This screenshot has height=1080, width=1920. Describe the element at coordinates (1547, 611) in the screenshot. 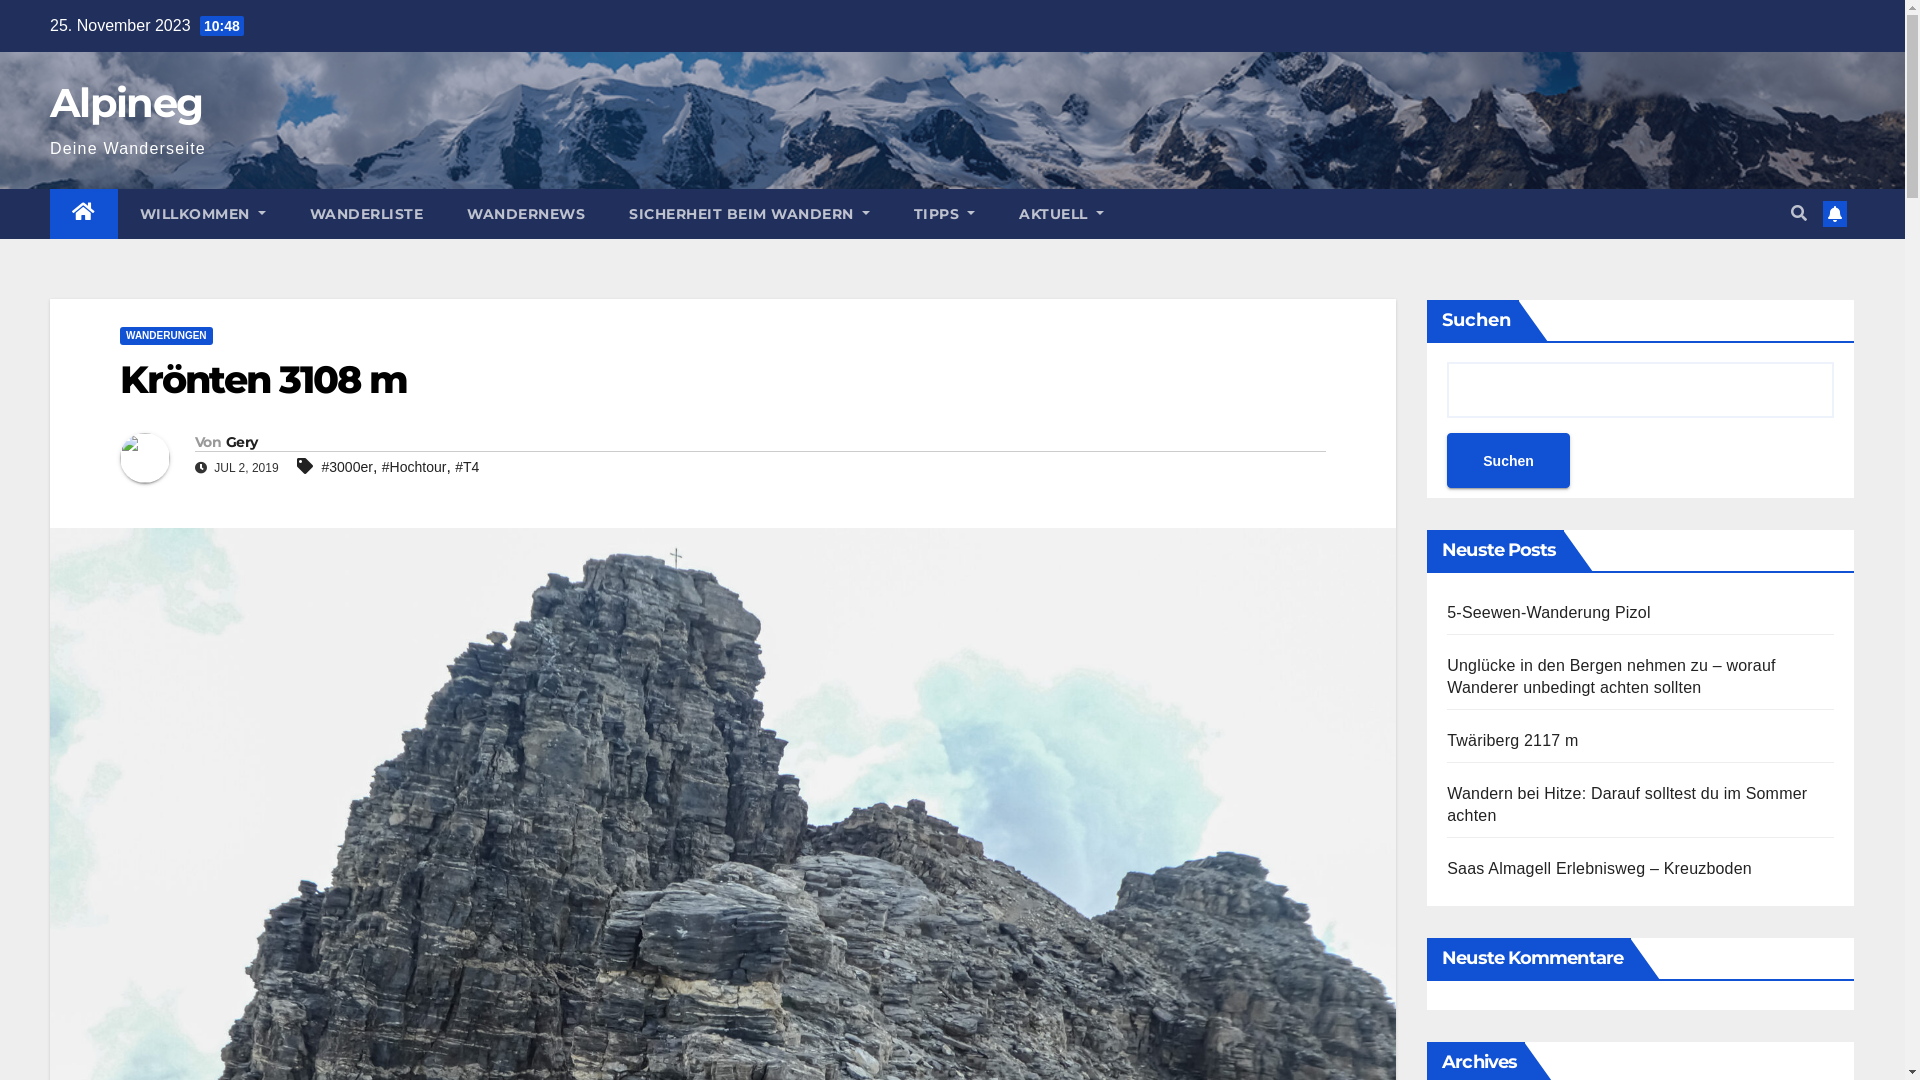

I see `'5-Seewen-Wanderung Pizol'` at that location.